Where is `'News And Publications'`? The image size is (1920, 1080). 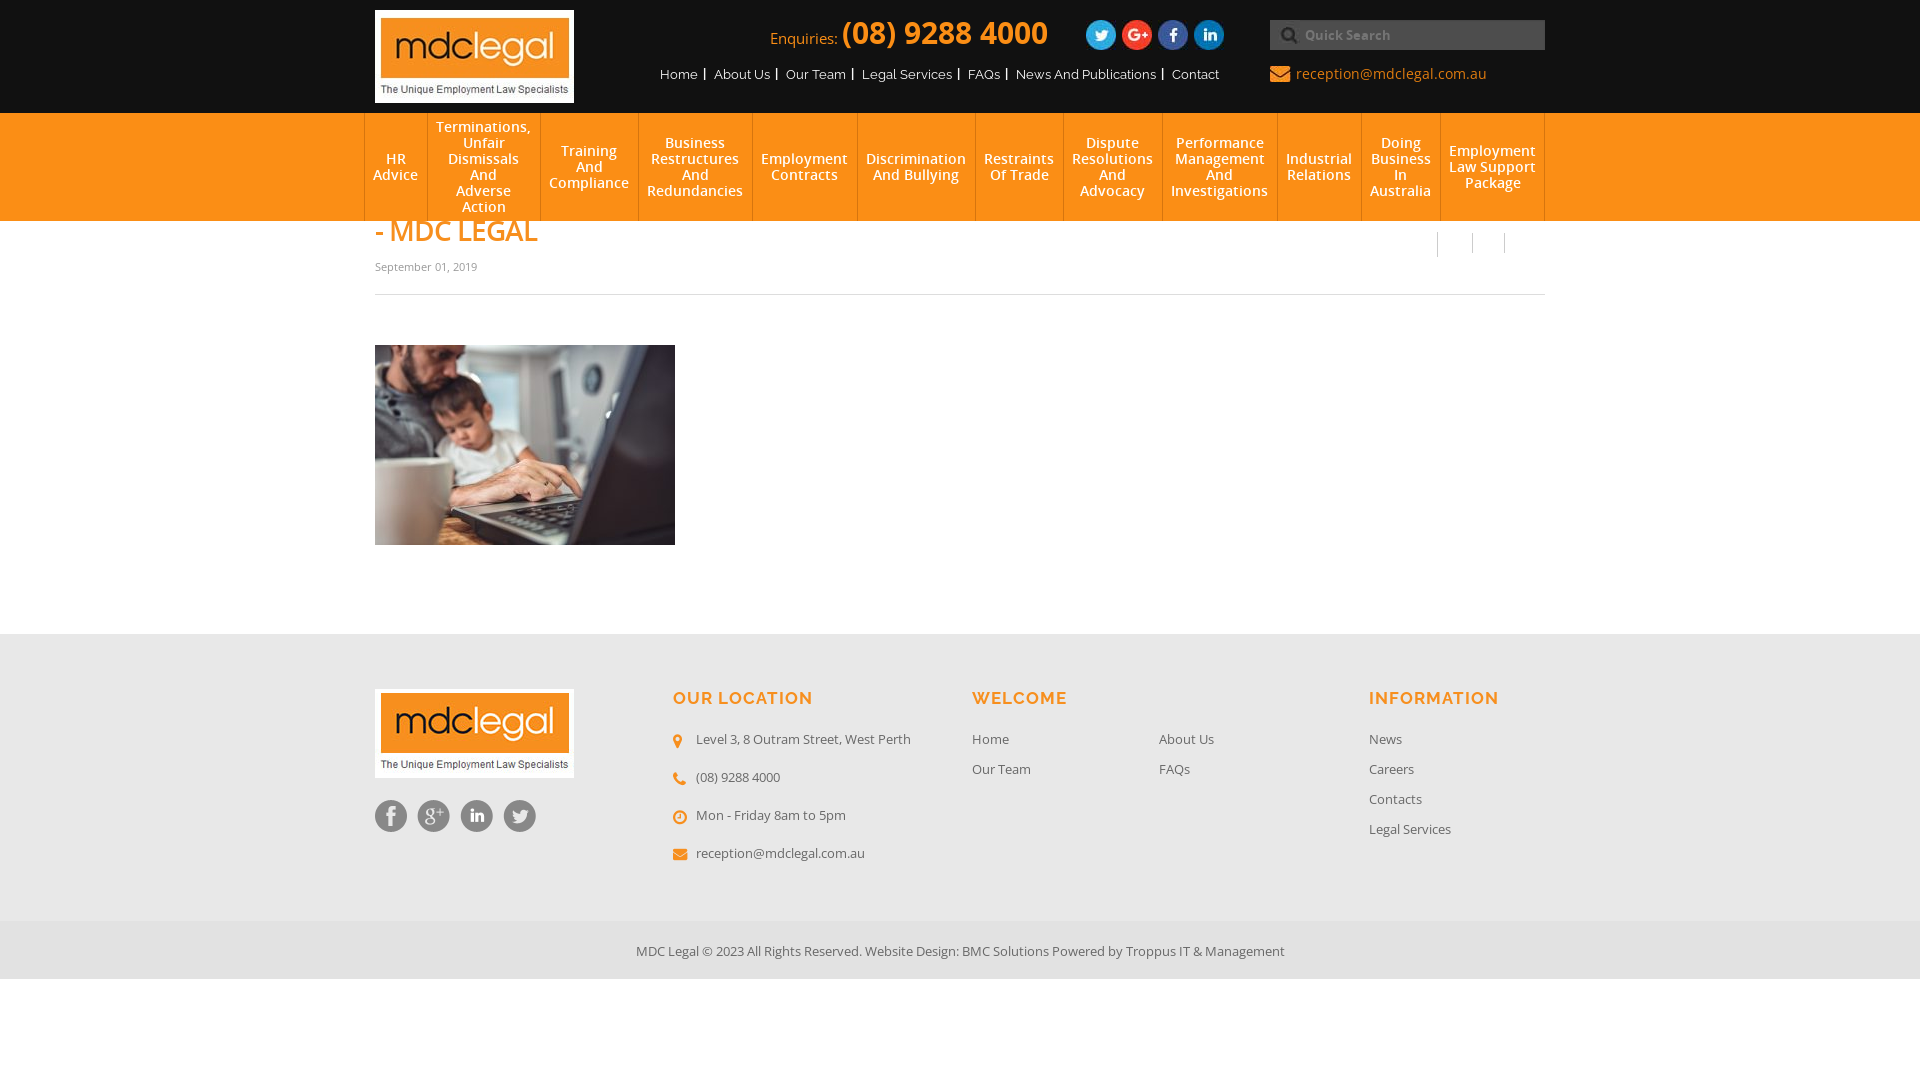 'News And Publications' is located at coordinates (1084, 73).